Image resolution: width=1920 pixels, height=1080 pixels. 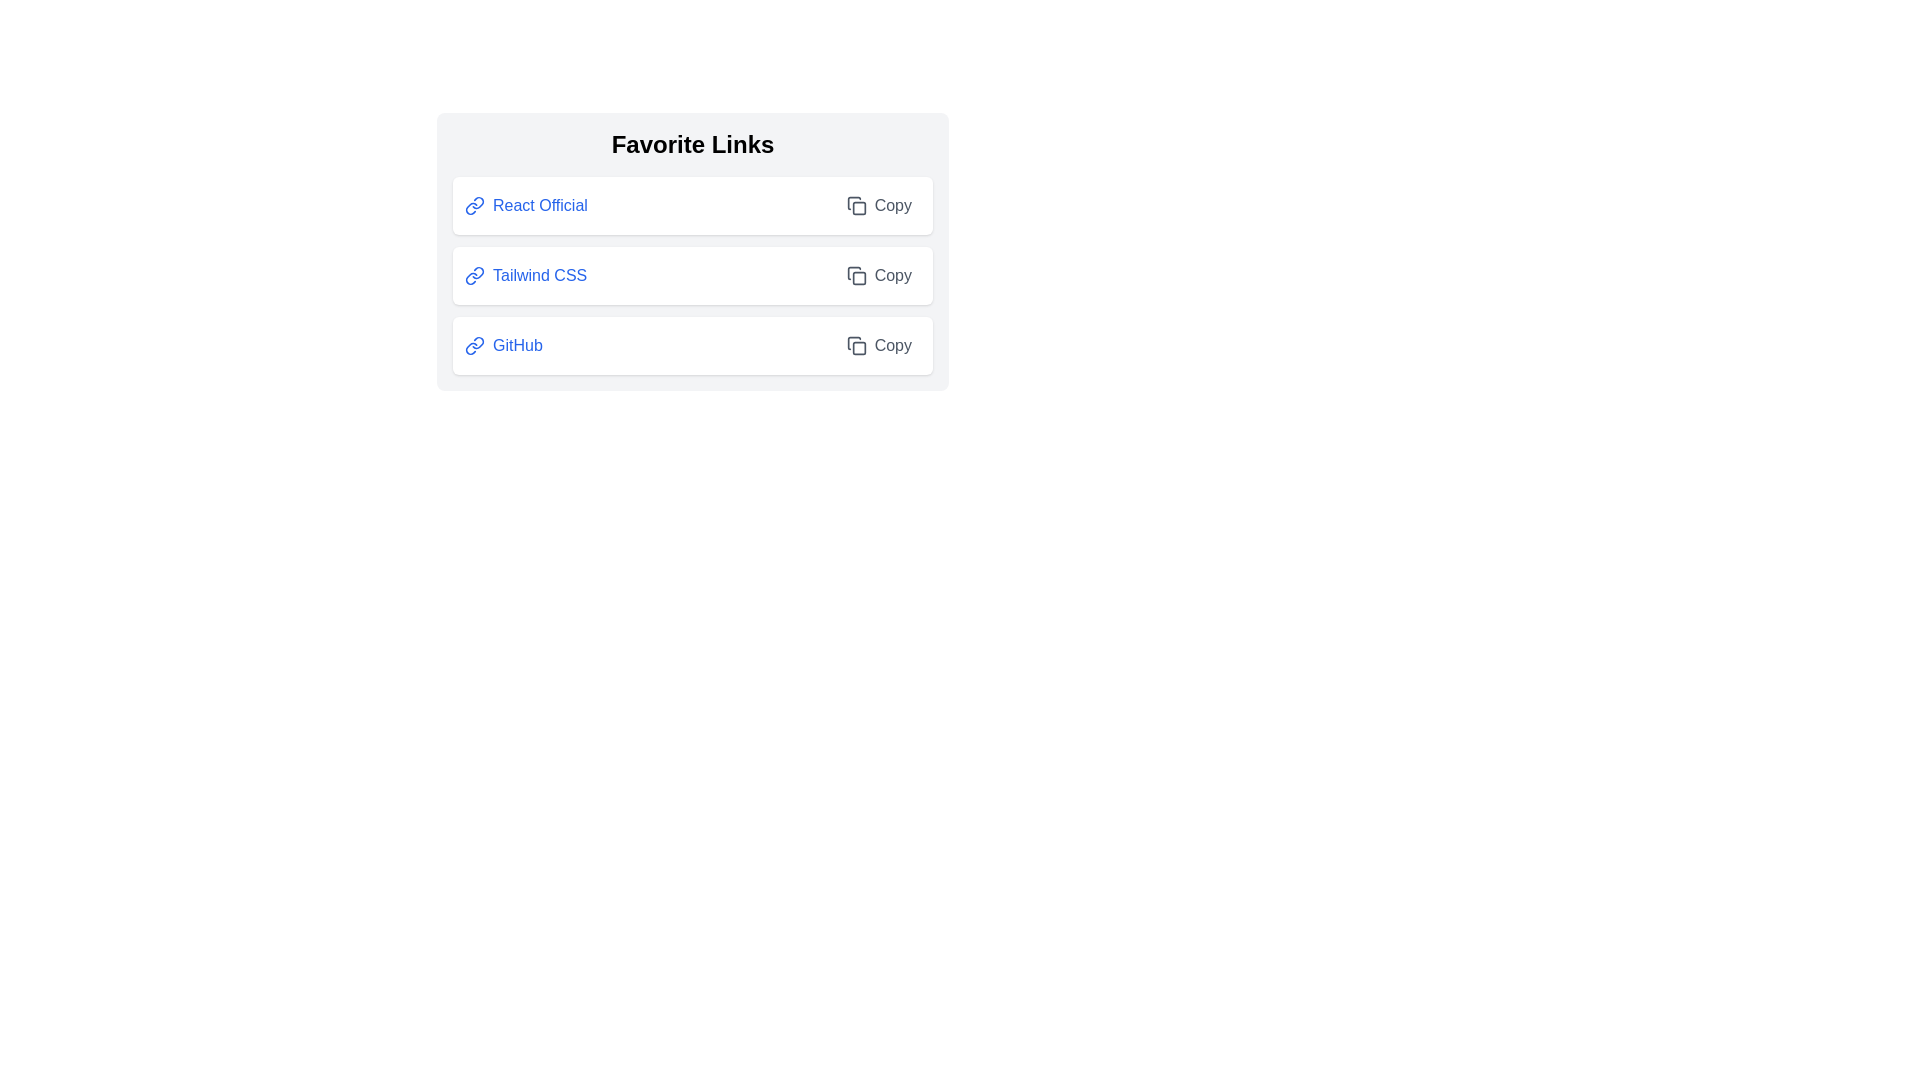 What do you see at coordinates (477, 203) in the screenshot?
I see `the decorative link icon segment representing the 'React Official' link in the 'Favorite Links' list` at bounding box center [477, 203].